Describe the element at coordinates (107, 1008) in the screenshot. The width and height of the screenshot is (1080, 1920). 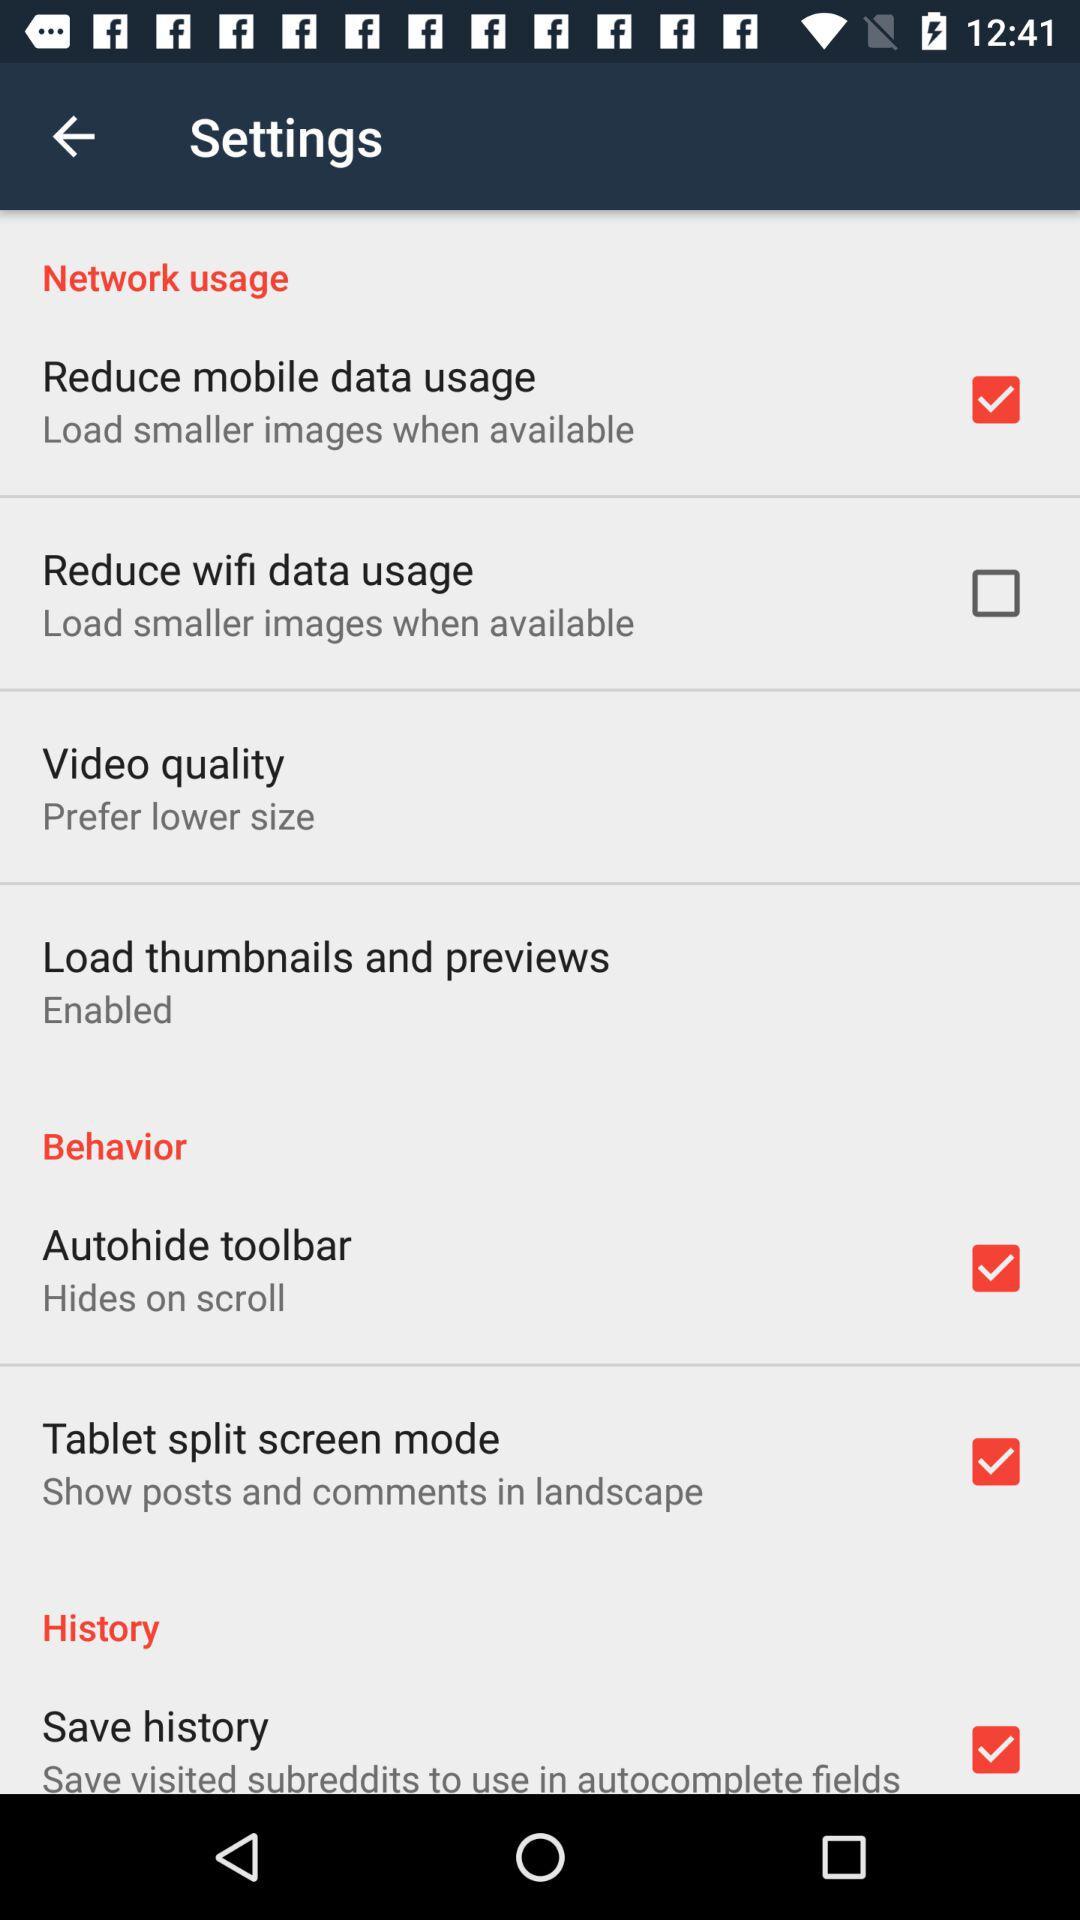
I see `the icon below the load thumbnails and item` at that location.